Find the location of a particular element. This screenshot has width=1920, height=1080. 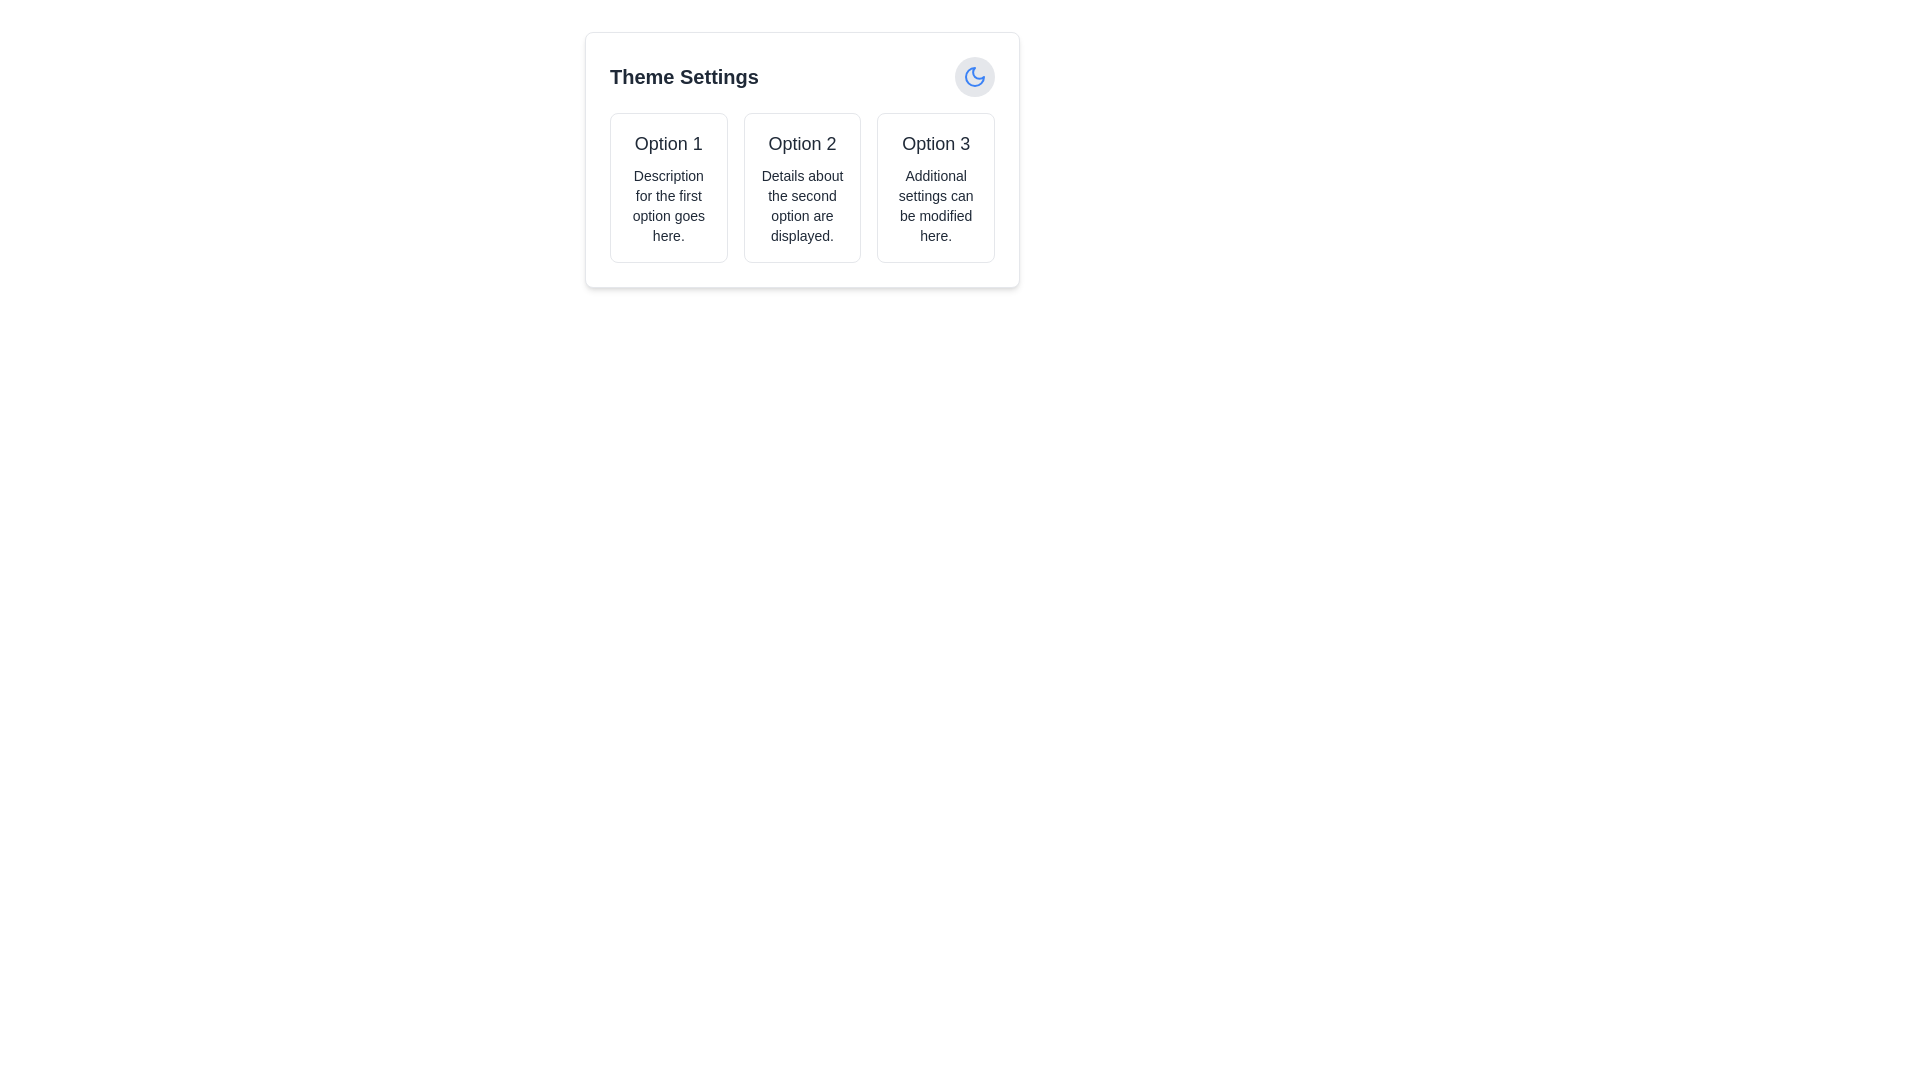

the text label that identifies the third option in a group of selection cards, positioned at the top center of its card is located at coordinates (935, 142).